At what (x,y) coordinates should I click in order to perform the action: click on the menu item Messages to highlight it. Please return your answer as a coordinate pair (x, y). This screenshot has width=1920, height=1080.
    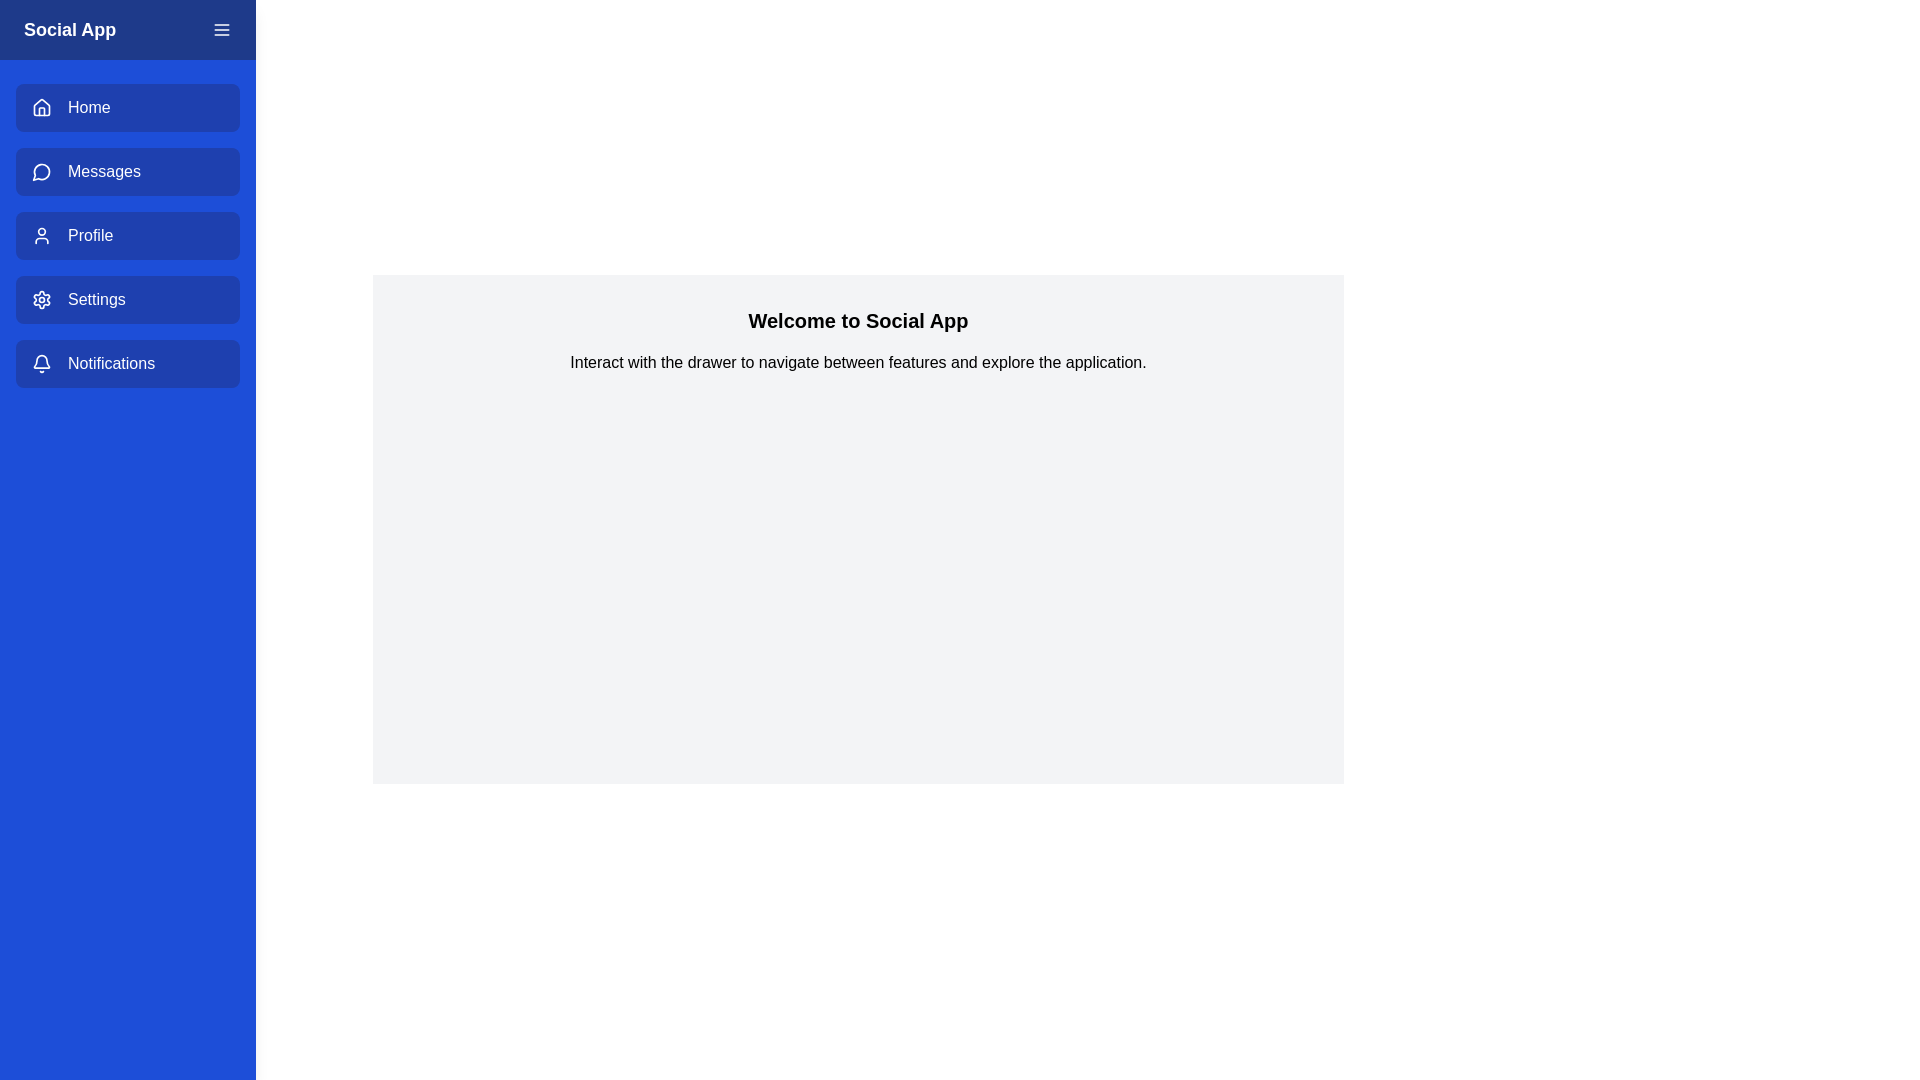
    Looking at the image, I should click on (127, 171).